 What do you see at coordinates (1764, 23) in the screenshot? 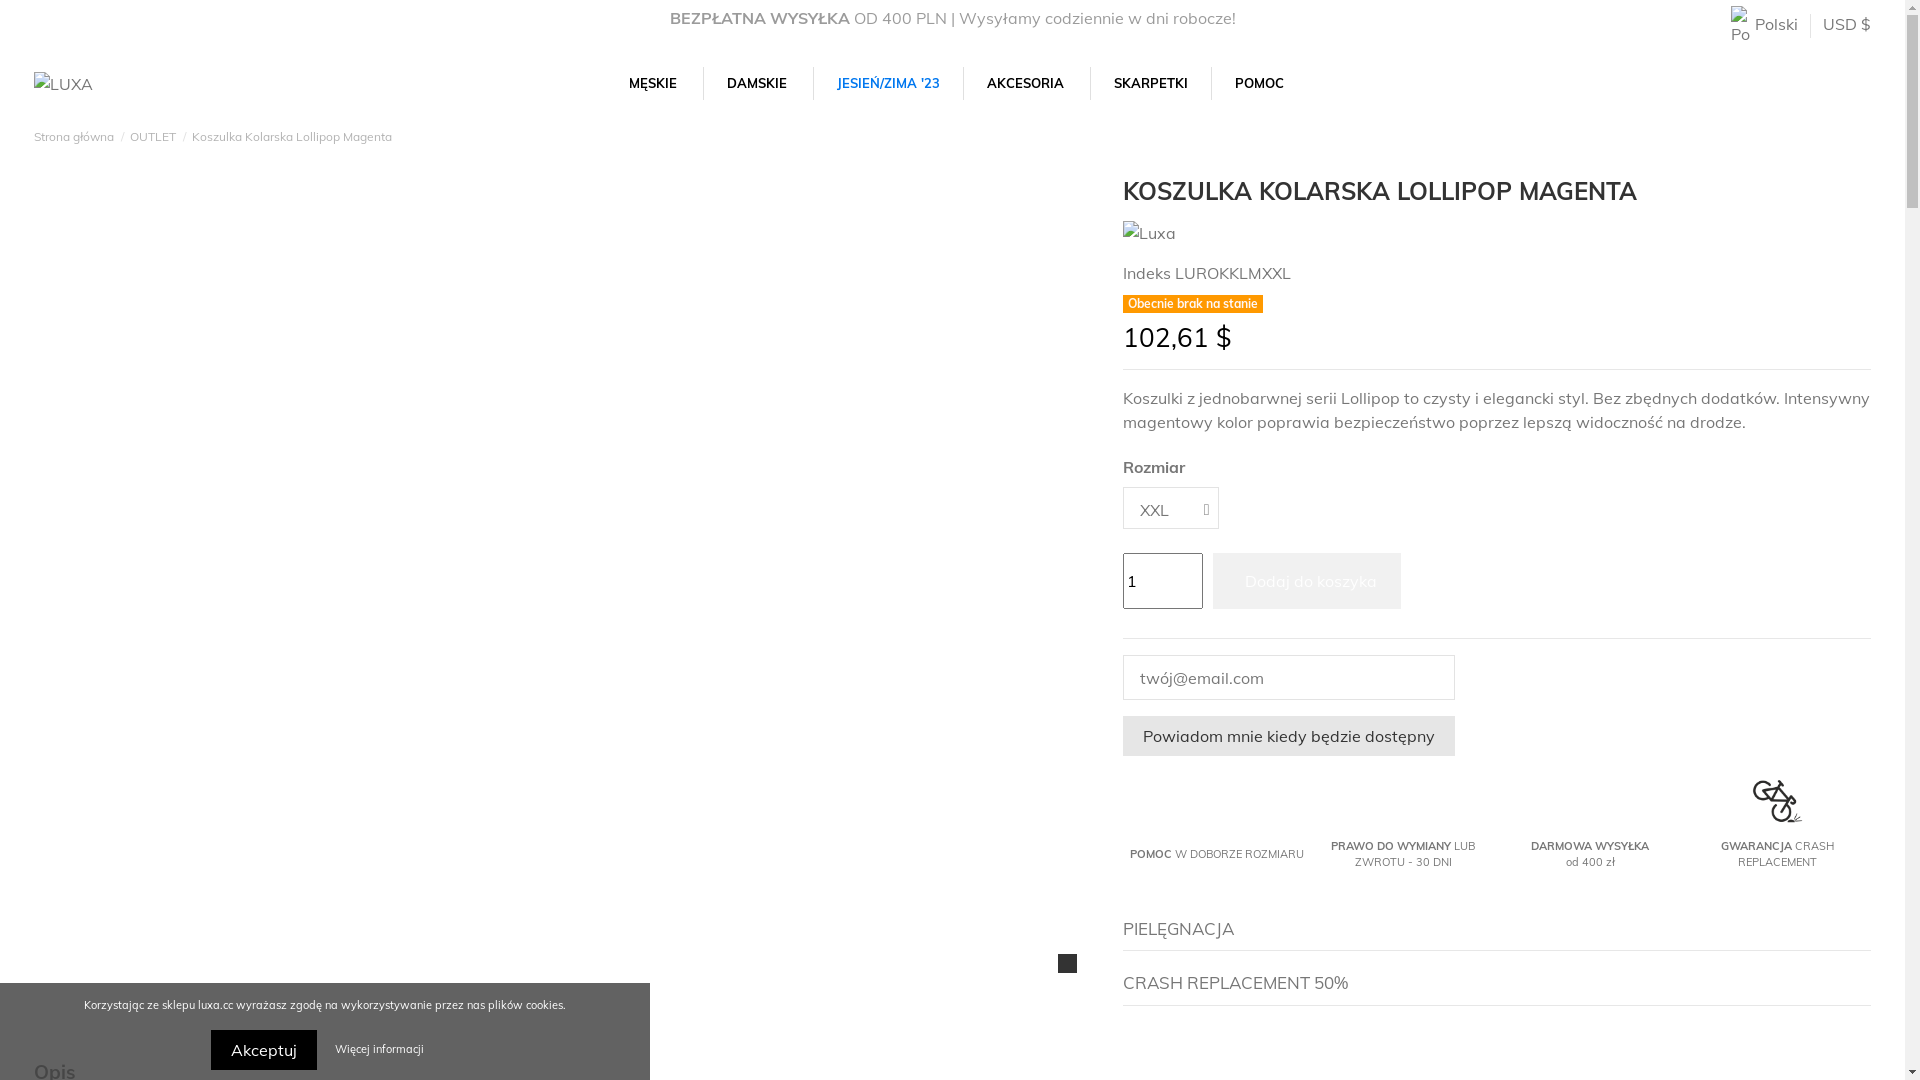
I see `'Polski'` at bounding box center [1764, 23].